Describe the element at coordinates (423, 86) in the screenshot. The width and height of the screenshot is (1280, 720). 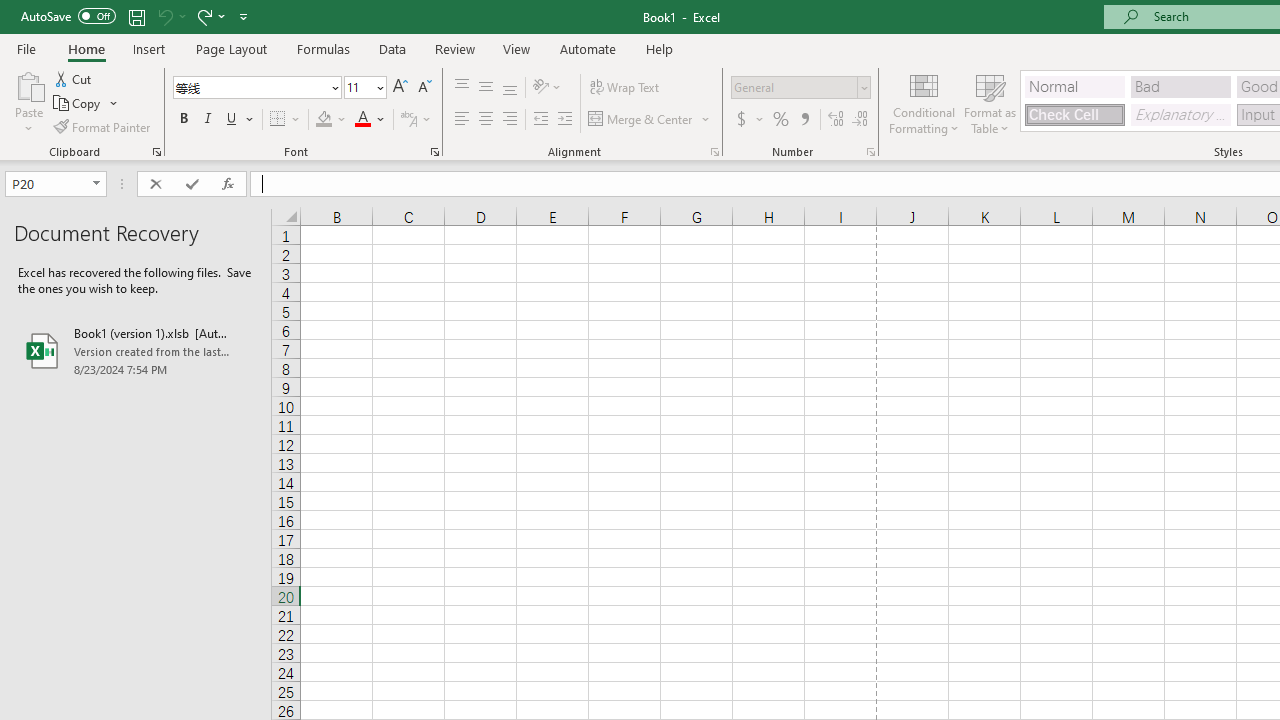
I see `'Decrease Font Size'` at that location.